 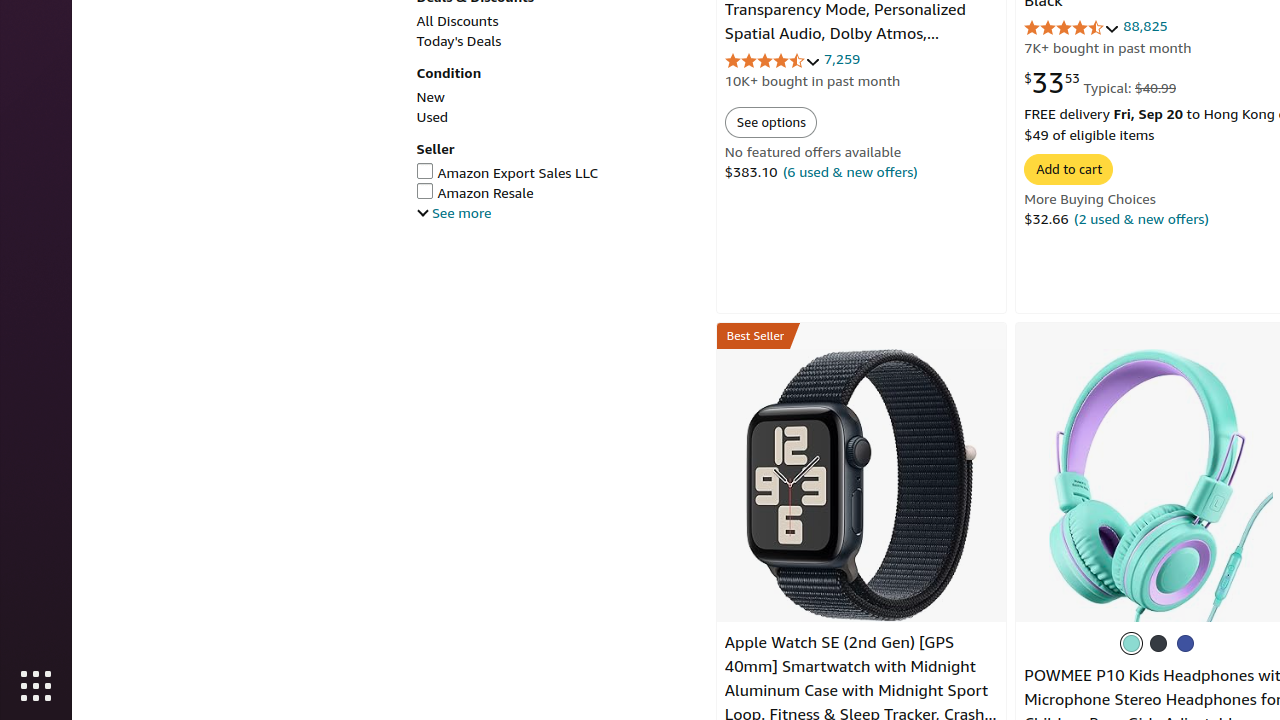 I want to click on '4.7 out of 5 stars', so click(x=1071, y=27).